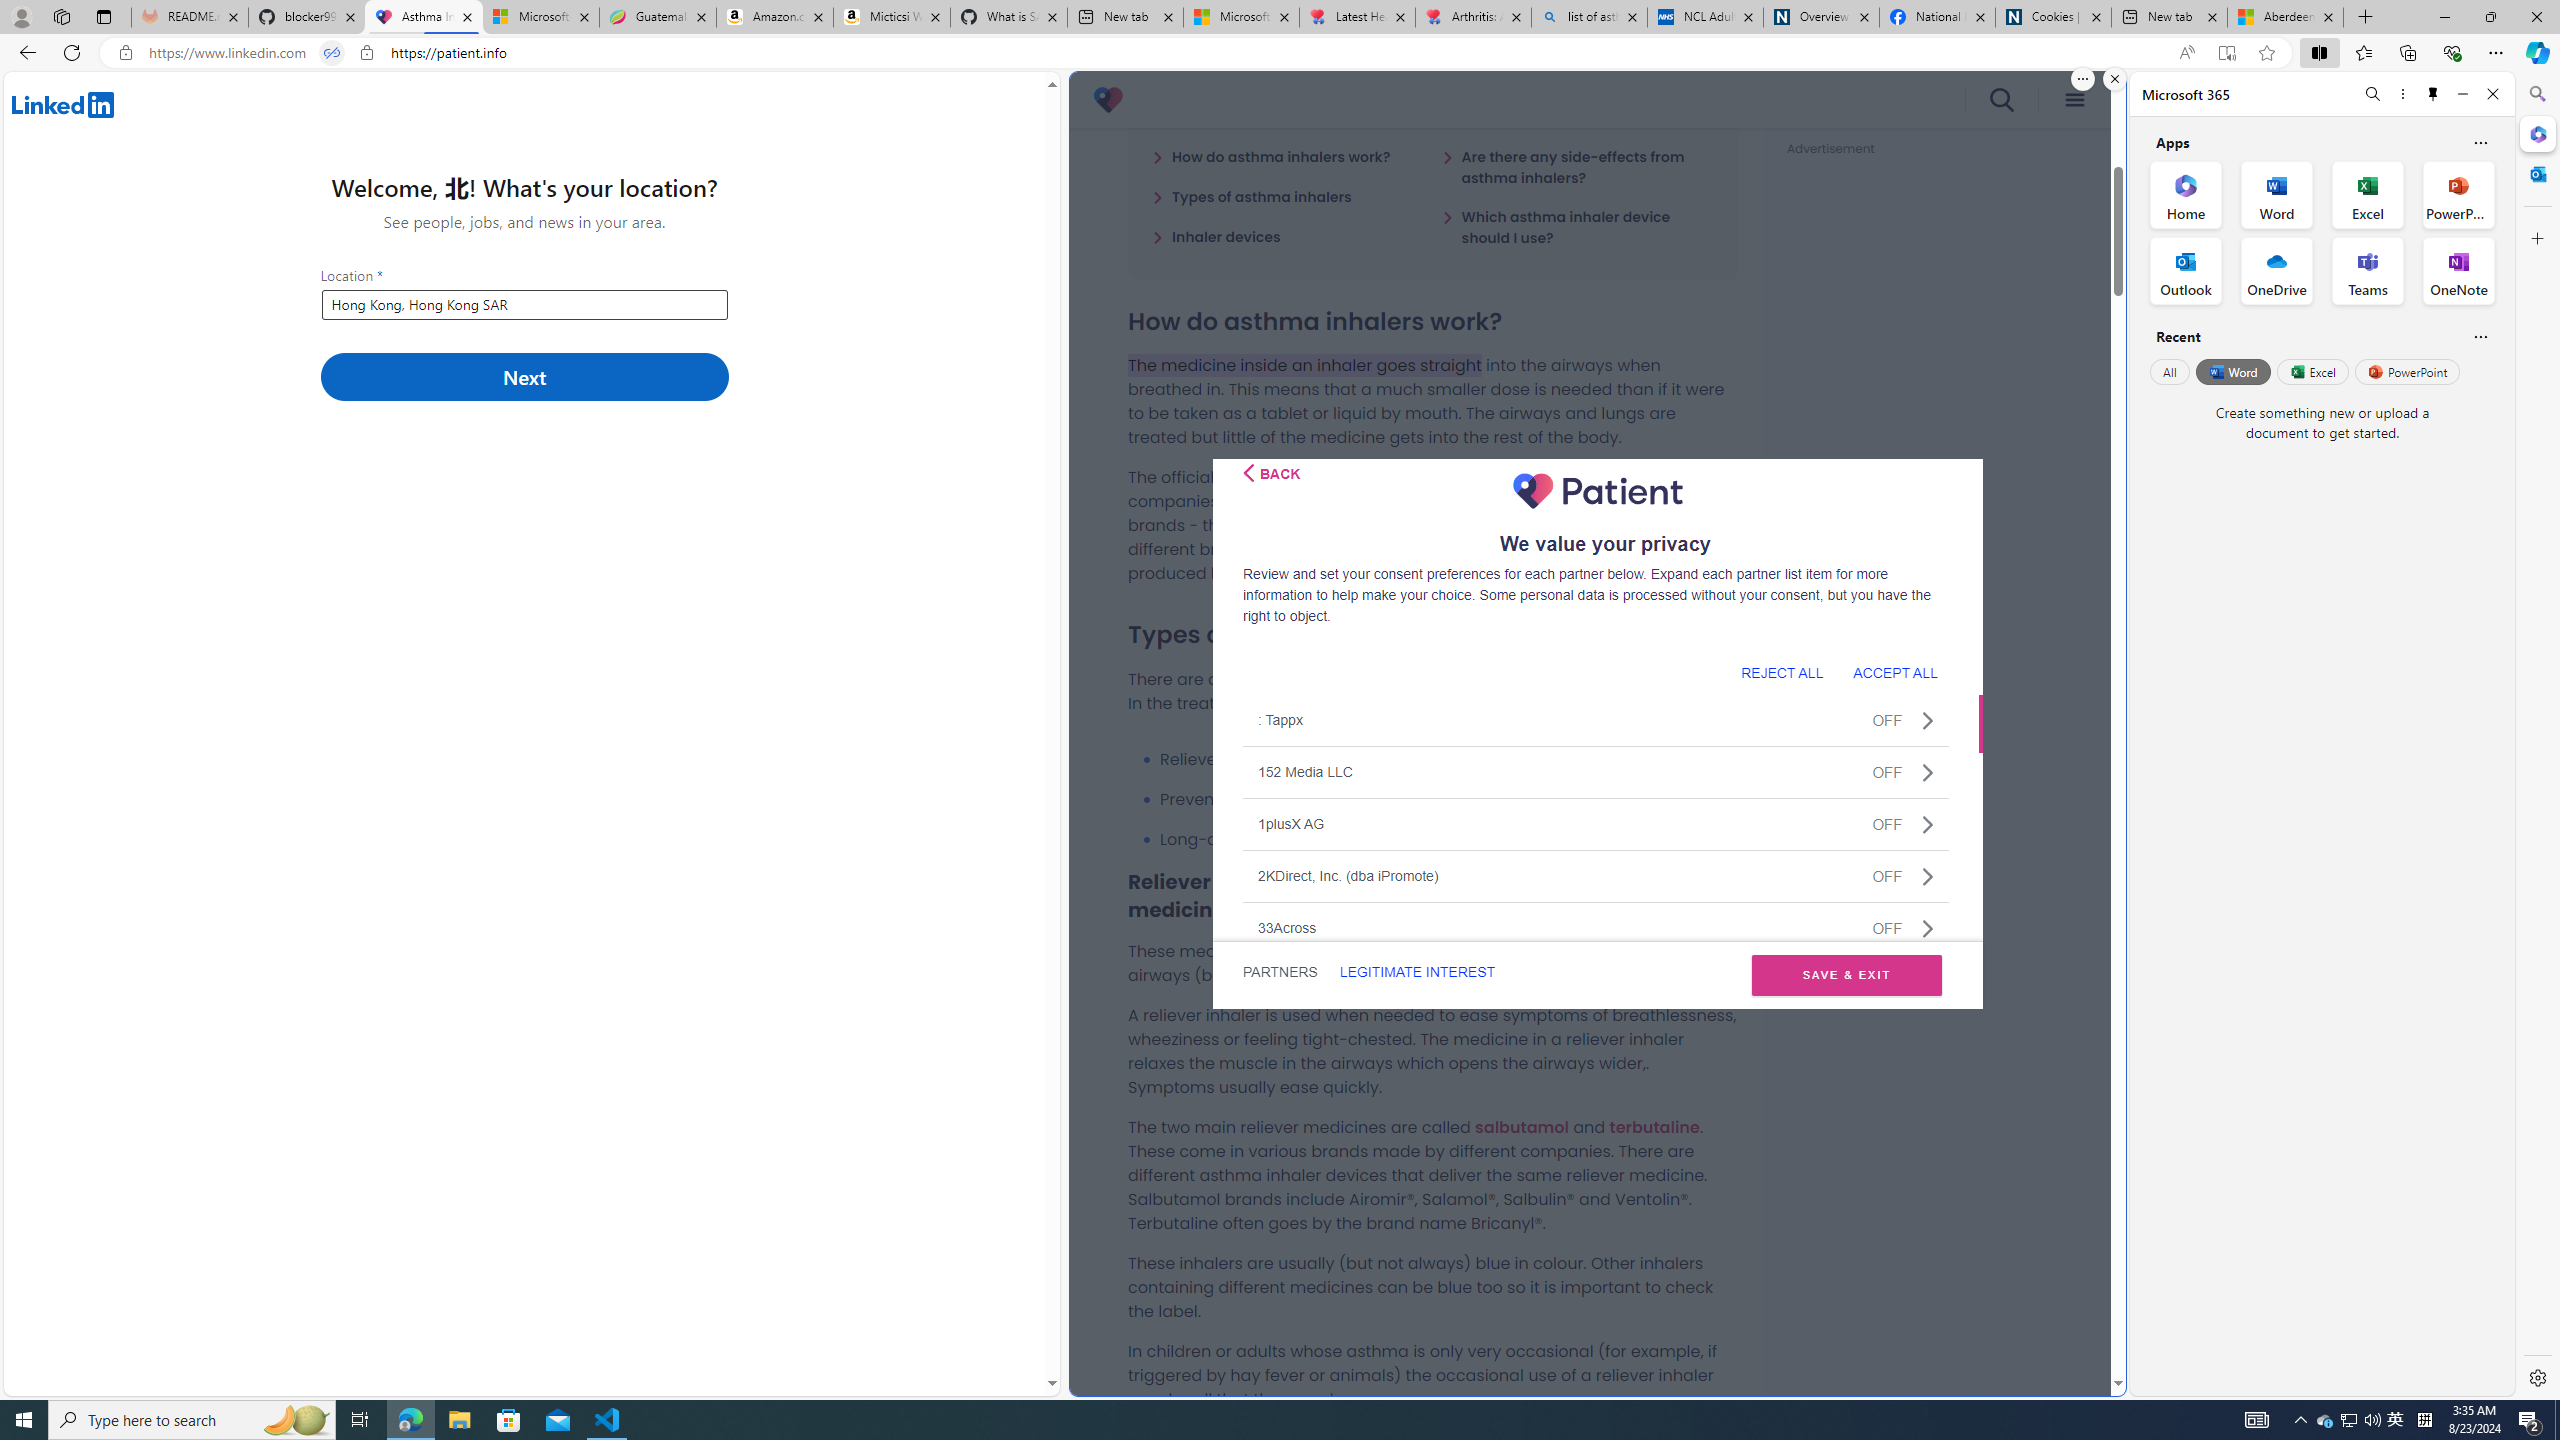  What do you see at coordinates (1577, 226) in the screenshot?
I see `'Which asthma inhaler device should I use?'` at bounding box center [1577, 226].